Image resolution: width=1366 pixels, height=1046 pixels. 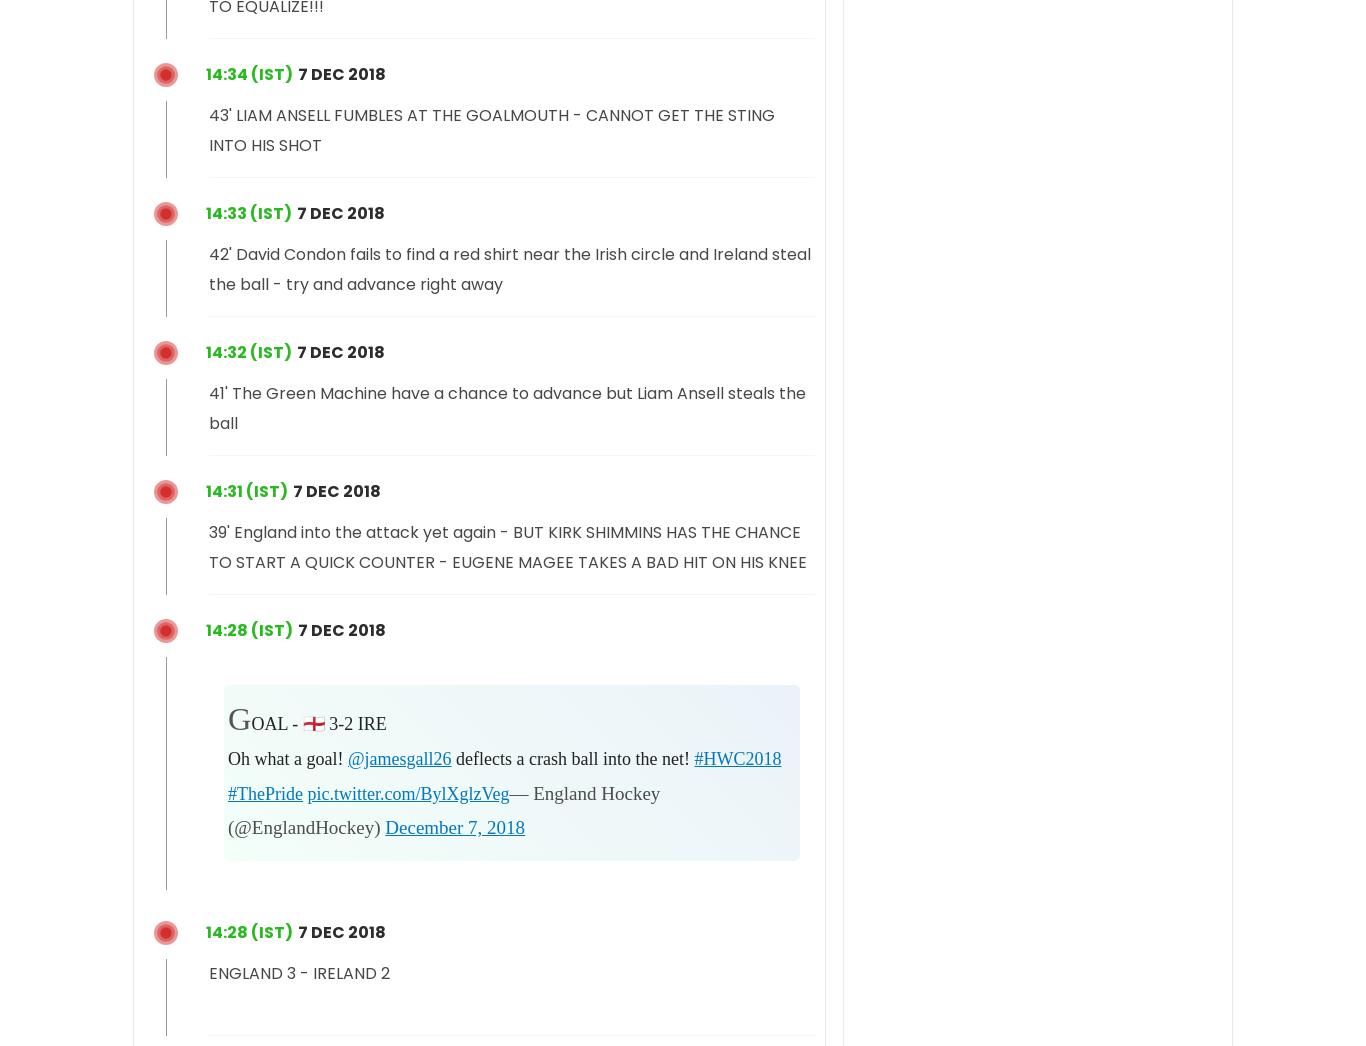 What do you see at coordinates (249, 73) in the screenshot?
I see `'14:34 (IST)'` at bounding box center [249, 73].